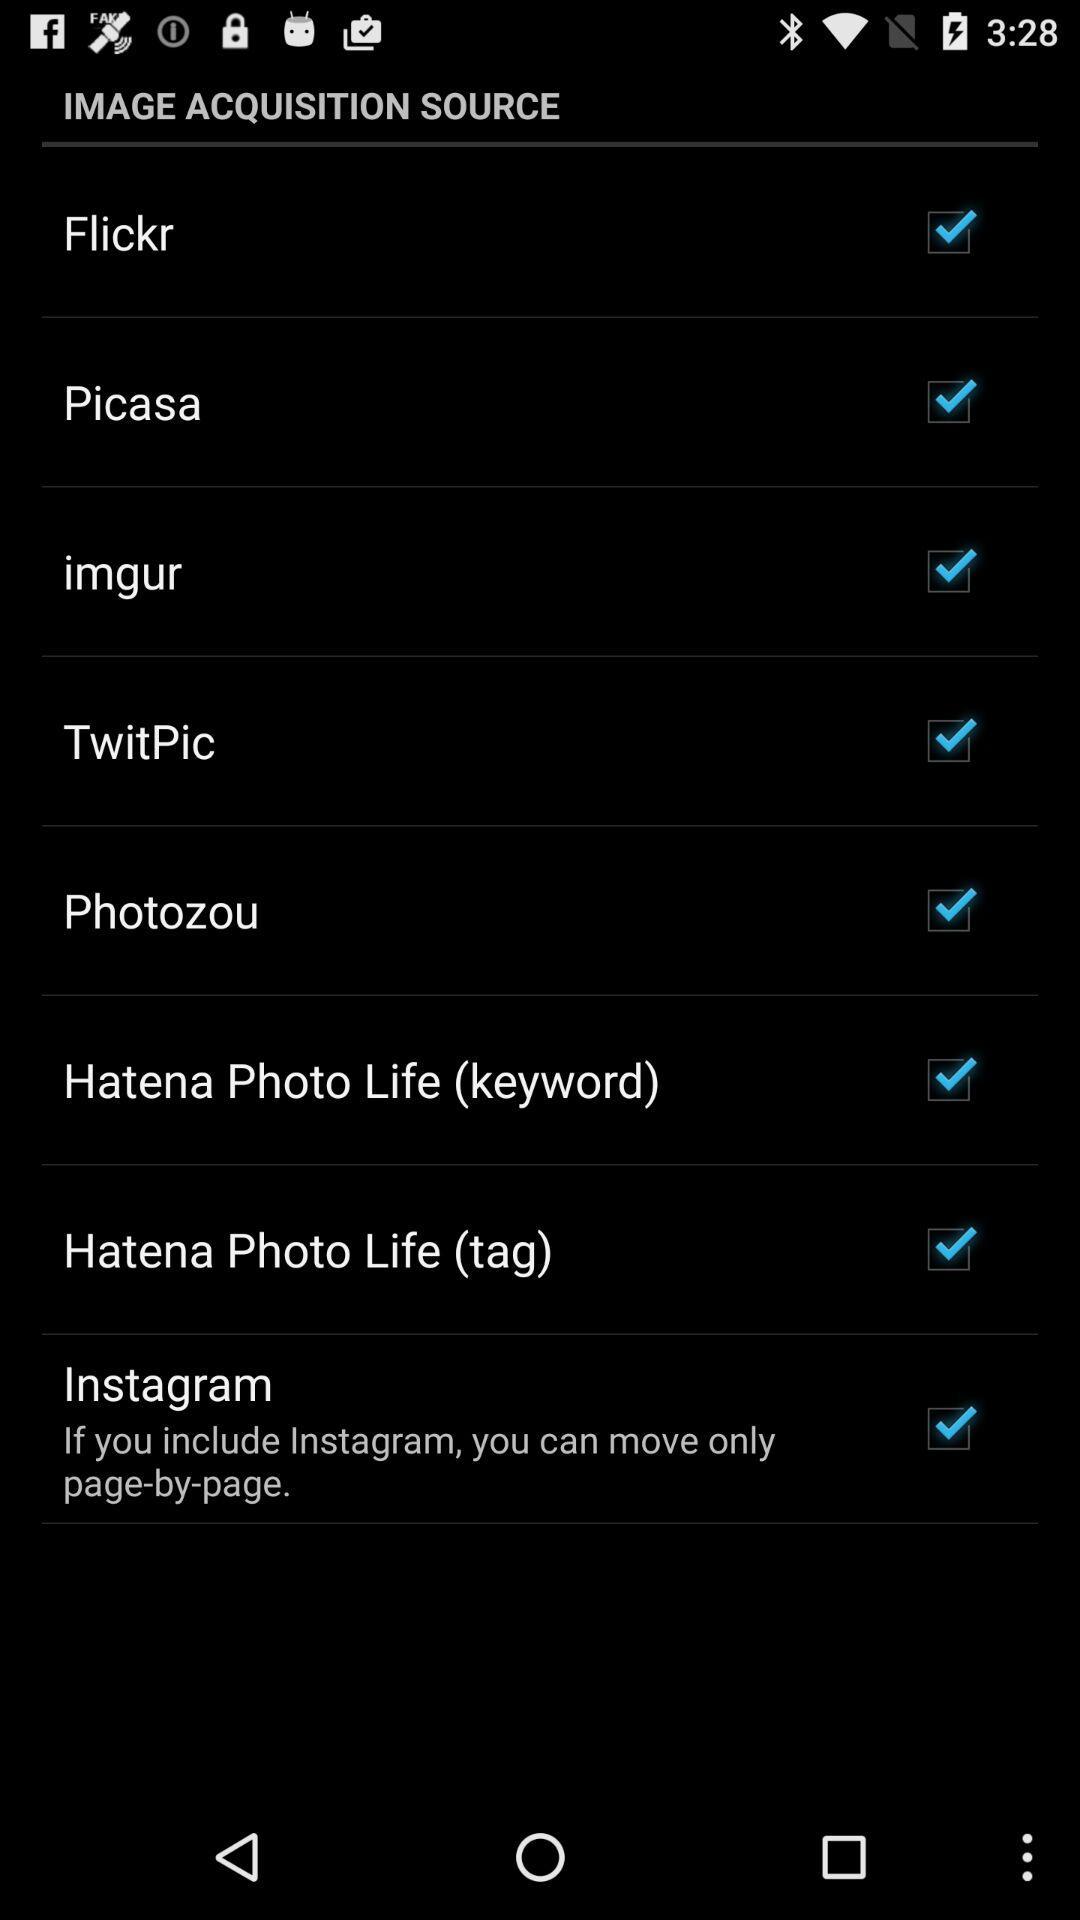  What do you see at coordinates (122, 570) in the screenshot?
I see `the item below the picasa` at bounding box center [122, 570].